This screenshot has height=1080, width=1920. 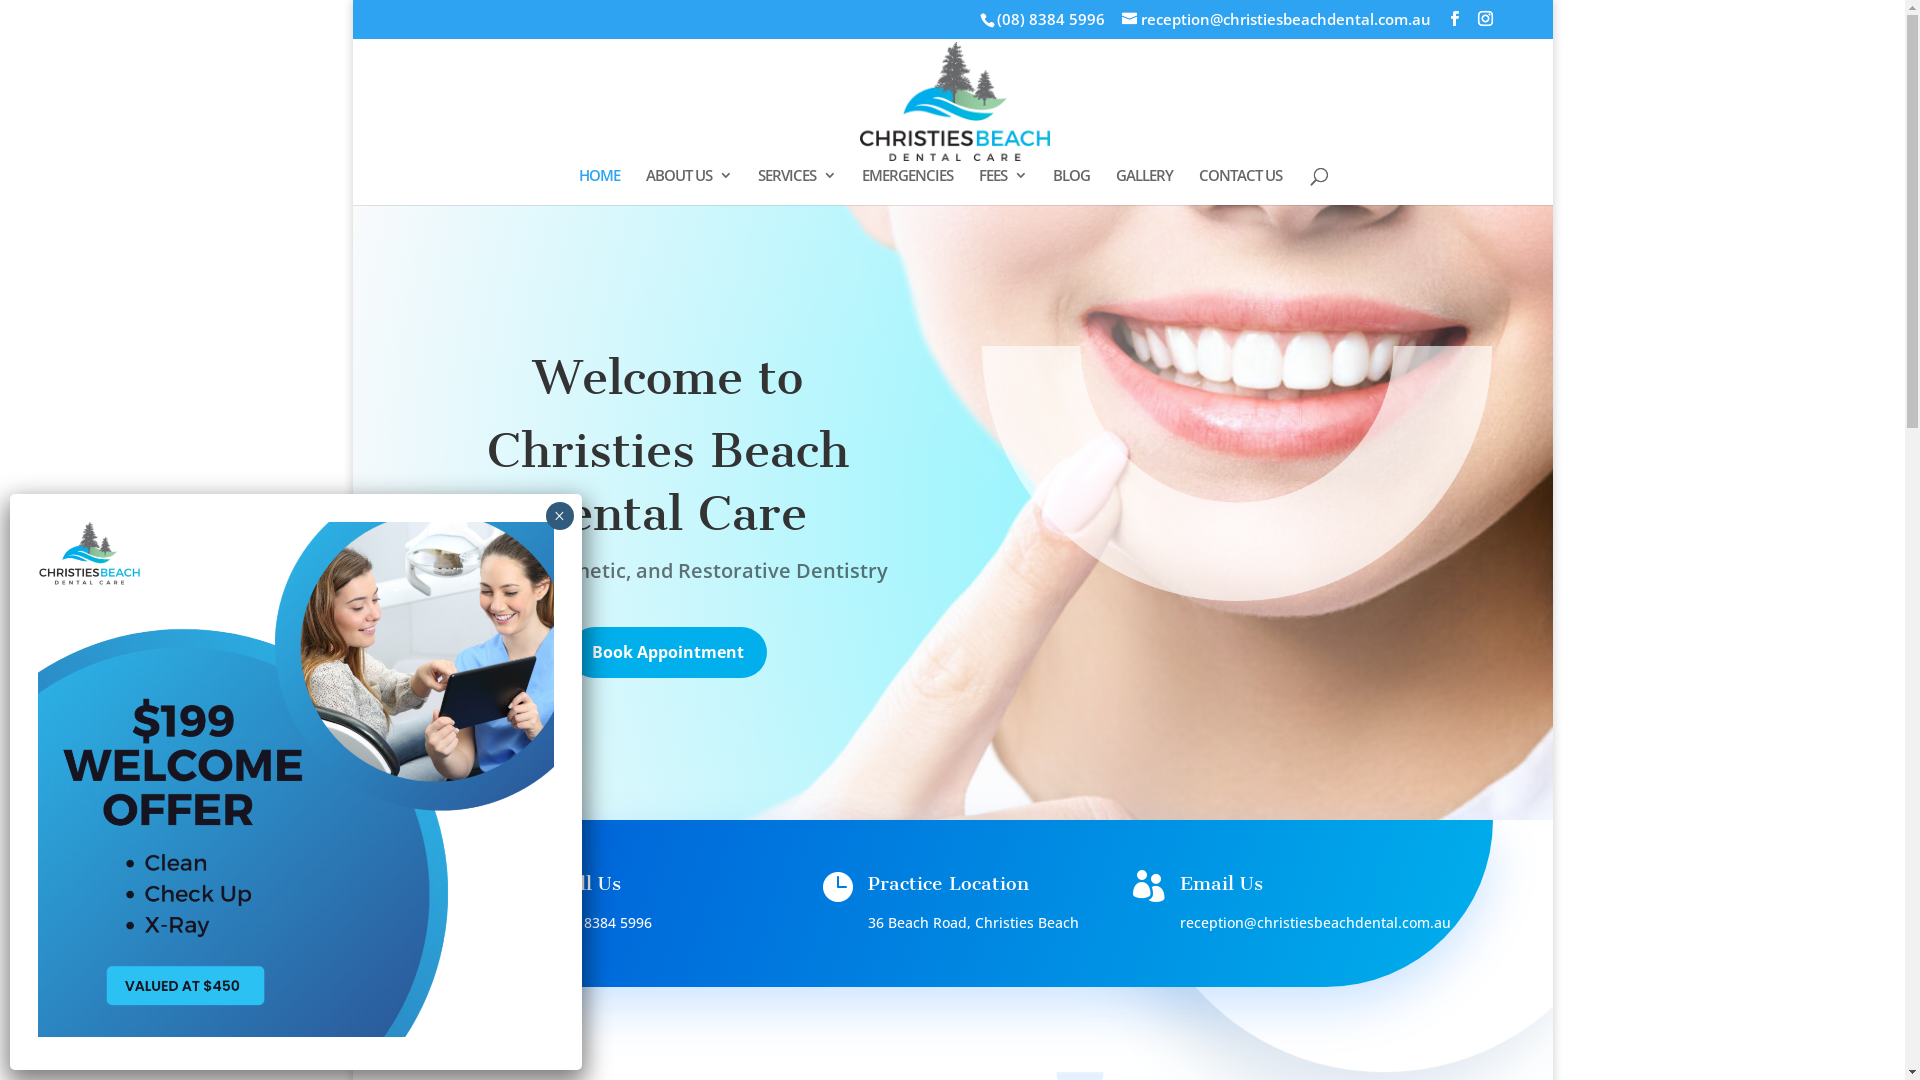 I want to click on '(08) 8384 5996', so click(x=1049, y=19).